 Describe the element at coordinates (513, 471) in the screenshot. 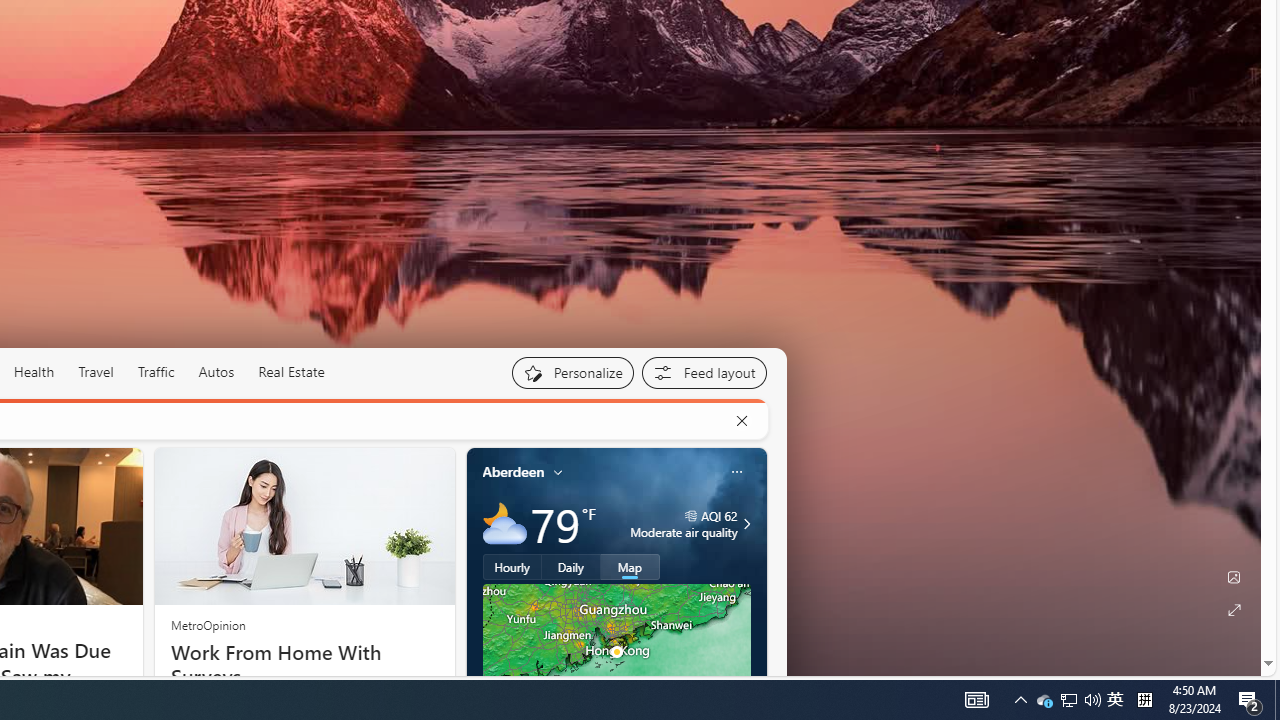

I see `'Aberdeen'` at that location.